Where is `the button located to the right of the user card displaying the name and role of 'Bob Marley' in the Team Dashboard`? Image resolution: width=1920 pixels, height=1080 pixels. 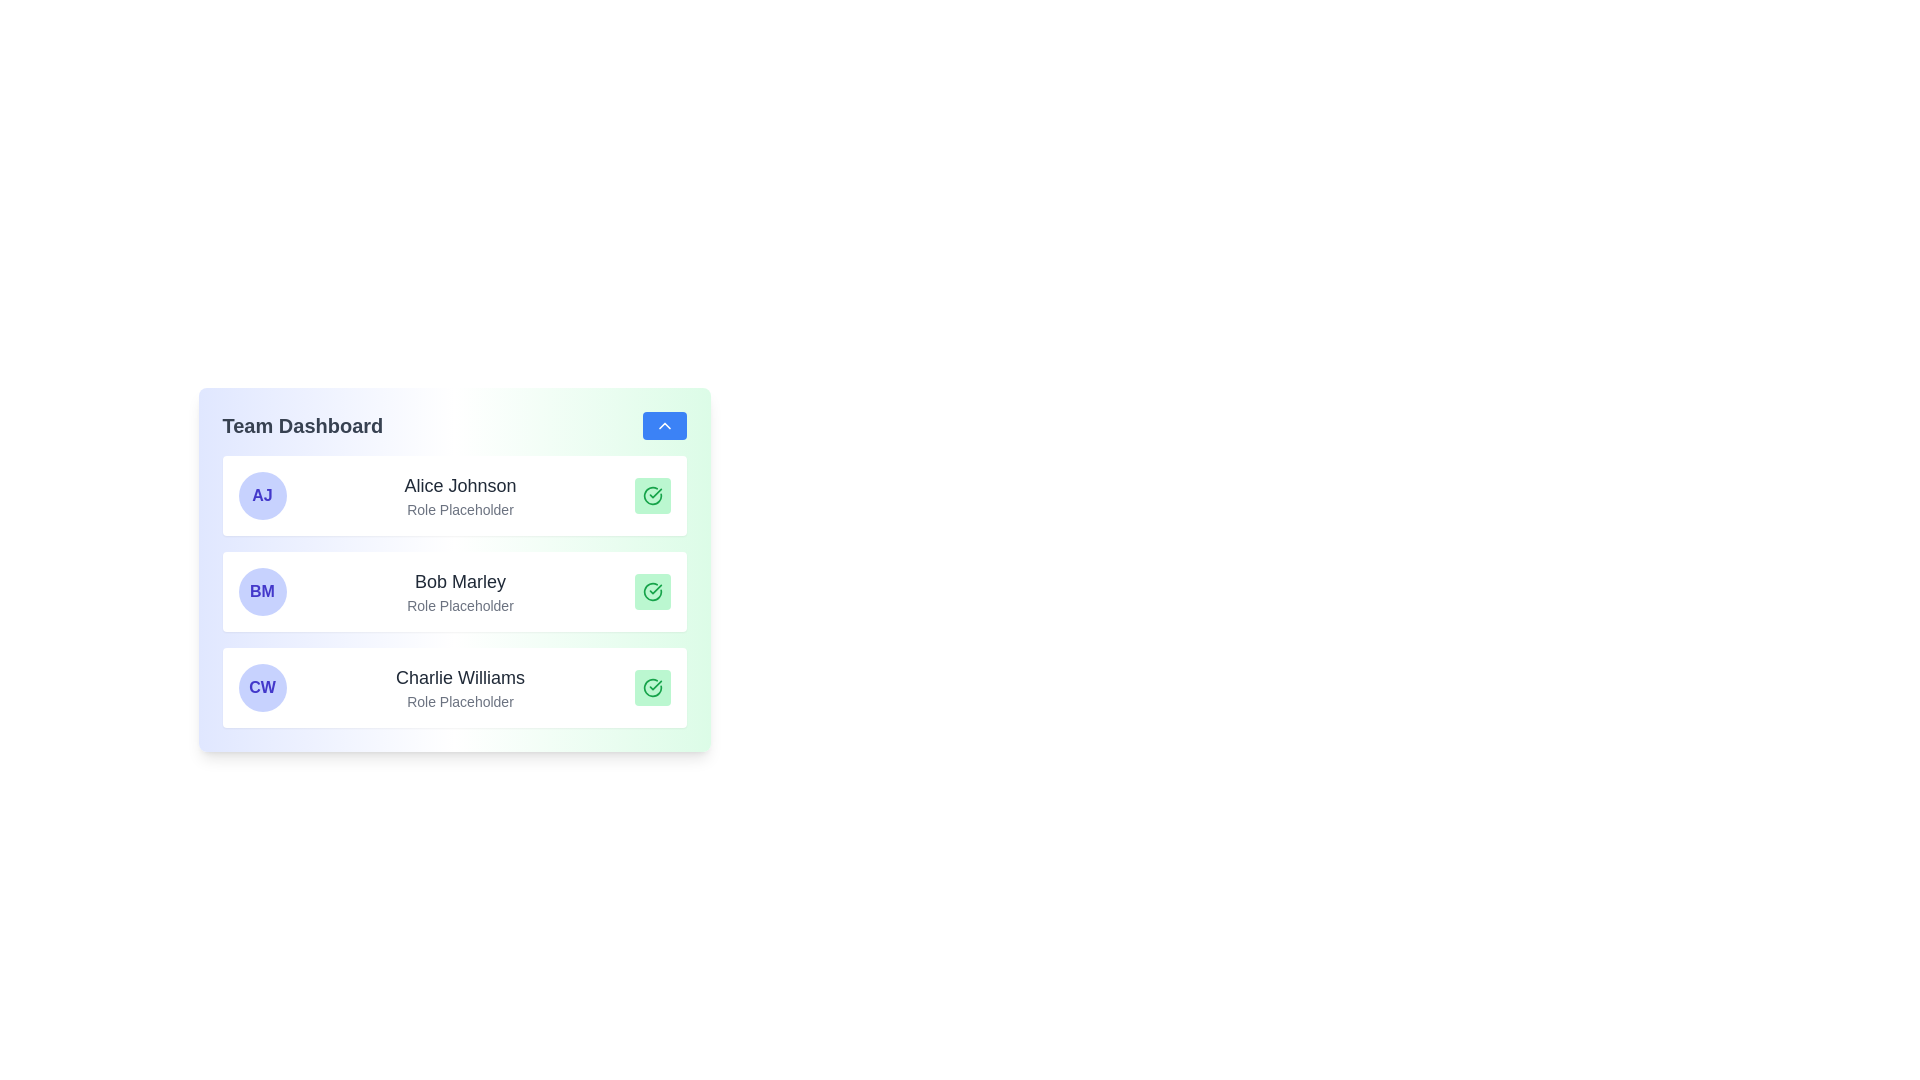
the button located to the right of the user card displaying the name and role of 'Bob Marley' in the Team Dashboard is located at coordinates (453, 616).